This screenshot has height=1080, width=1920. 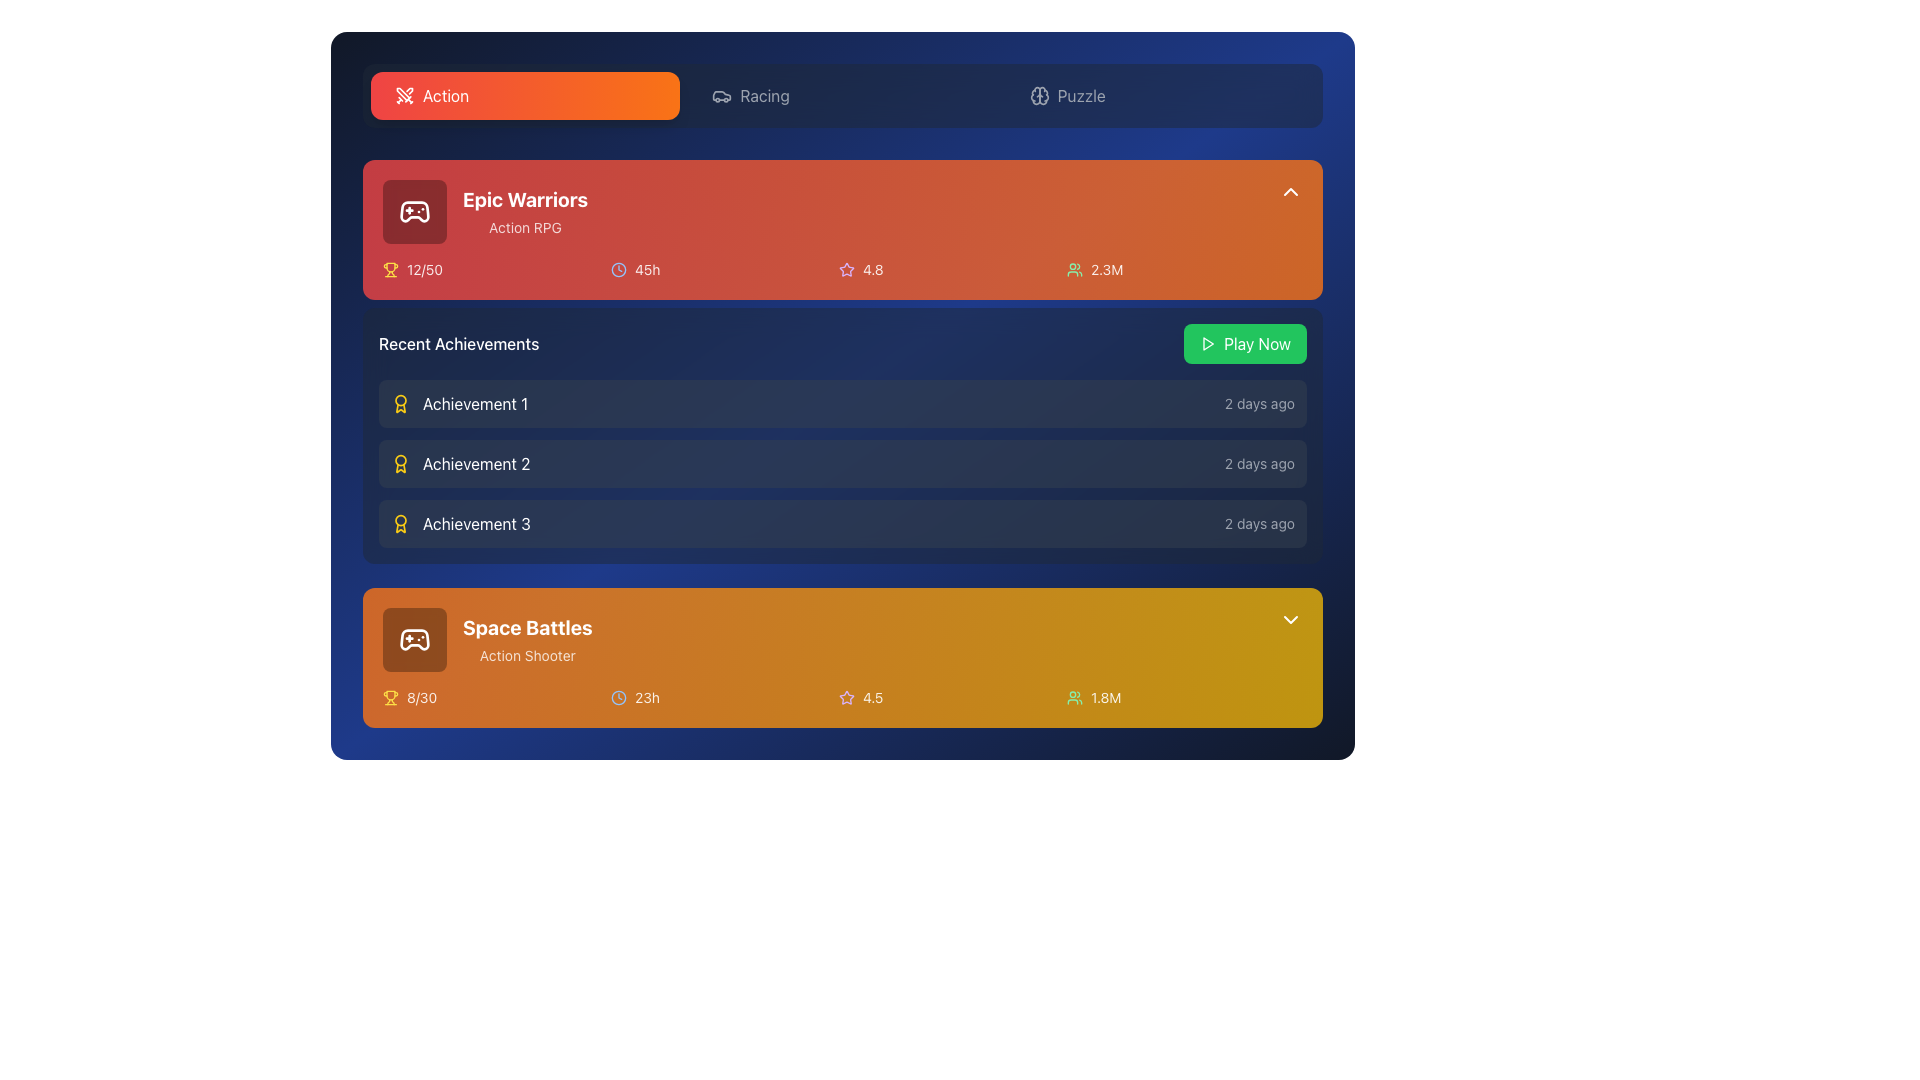 What do you see at coordinates (846, 270) in the screenshot?
I see `the star icon` at bounding box center [846, 270].